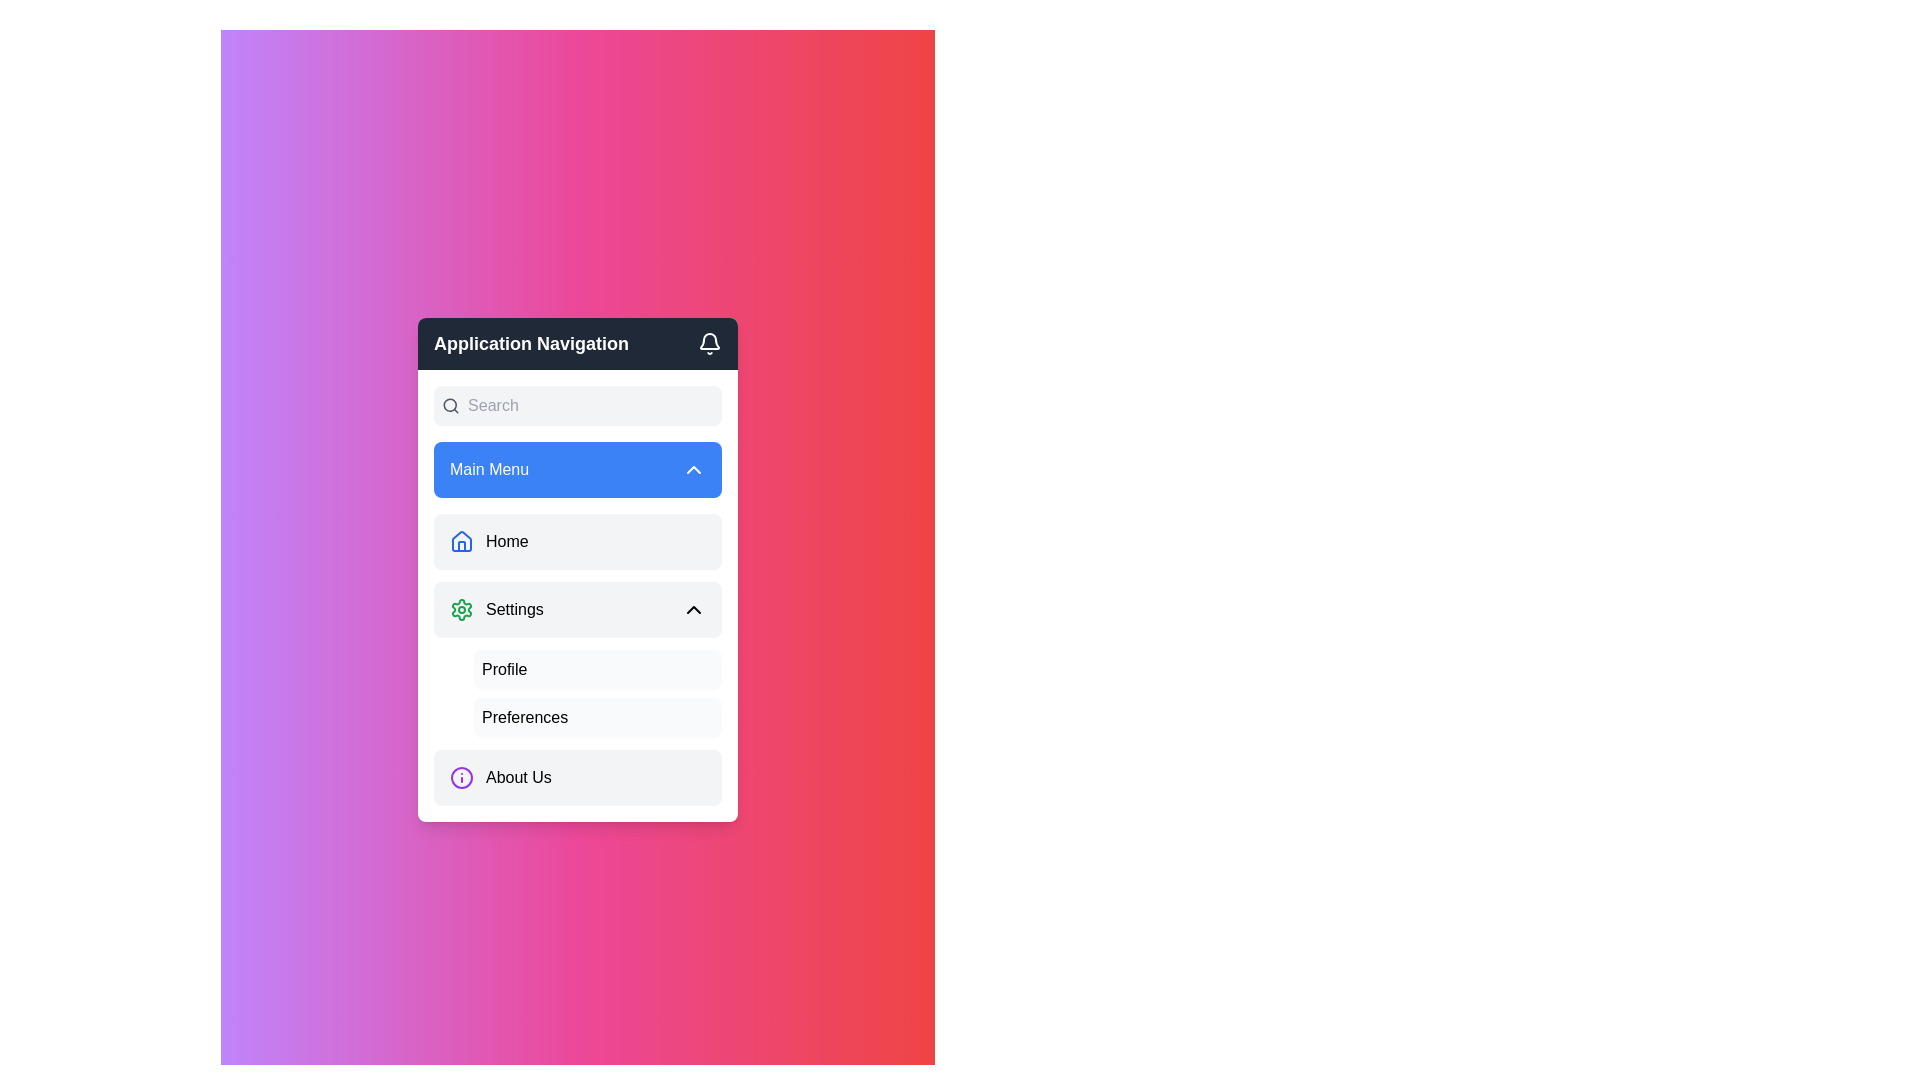 The height and width of the screenshot is (1080, 1920). Describe the element at coordinates (597, 670) in the screenshot. I see `the 'Profile' button located in the navigation menu panel` at that location.